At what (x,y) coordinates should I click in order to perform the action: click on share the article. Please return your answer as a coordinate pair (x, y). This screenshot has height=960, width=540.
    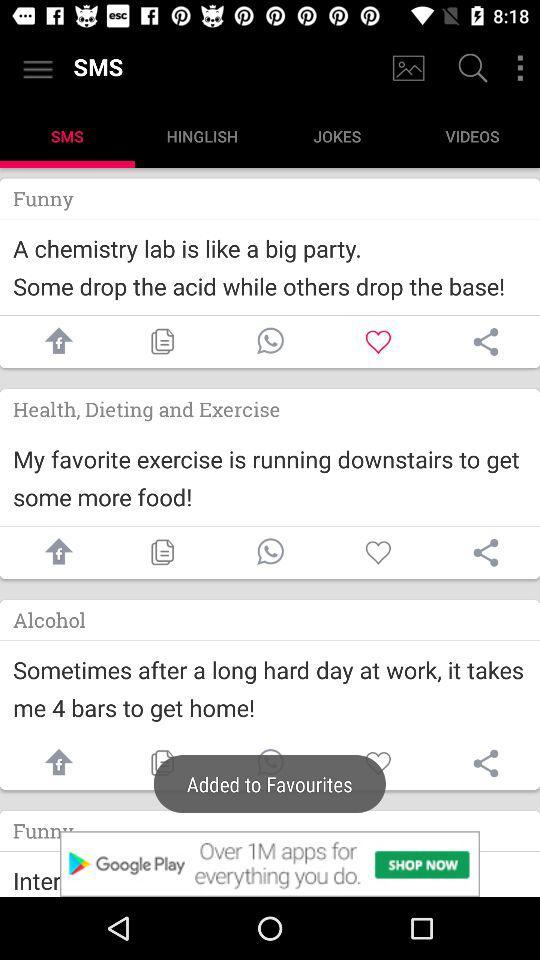
    Looking at the image, I should click on (485, 552).